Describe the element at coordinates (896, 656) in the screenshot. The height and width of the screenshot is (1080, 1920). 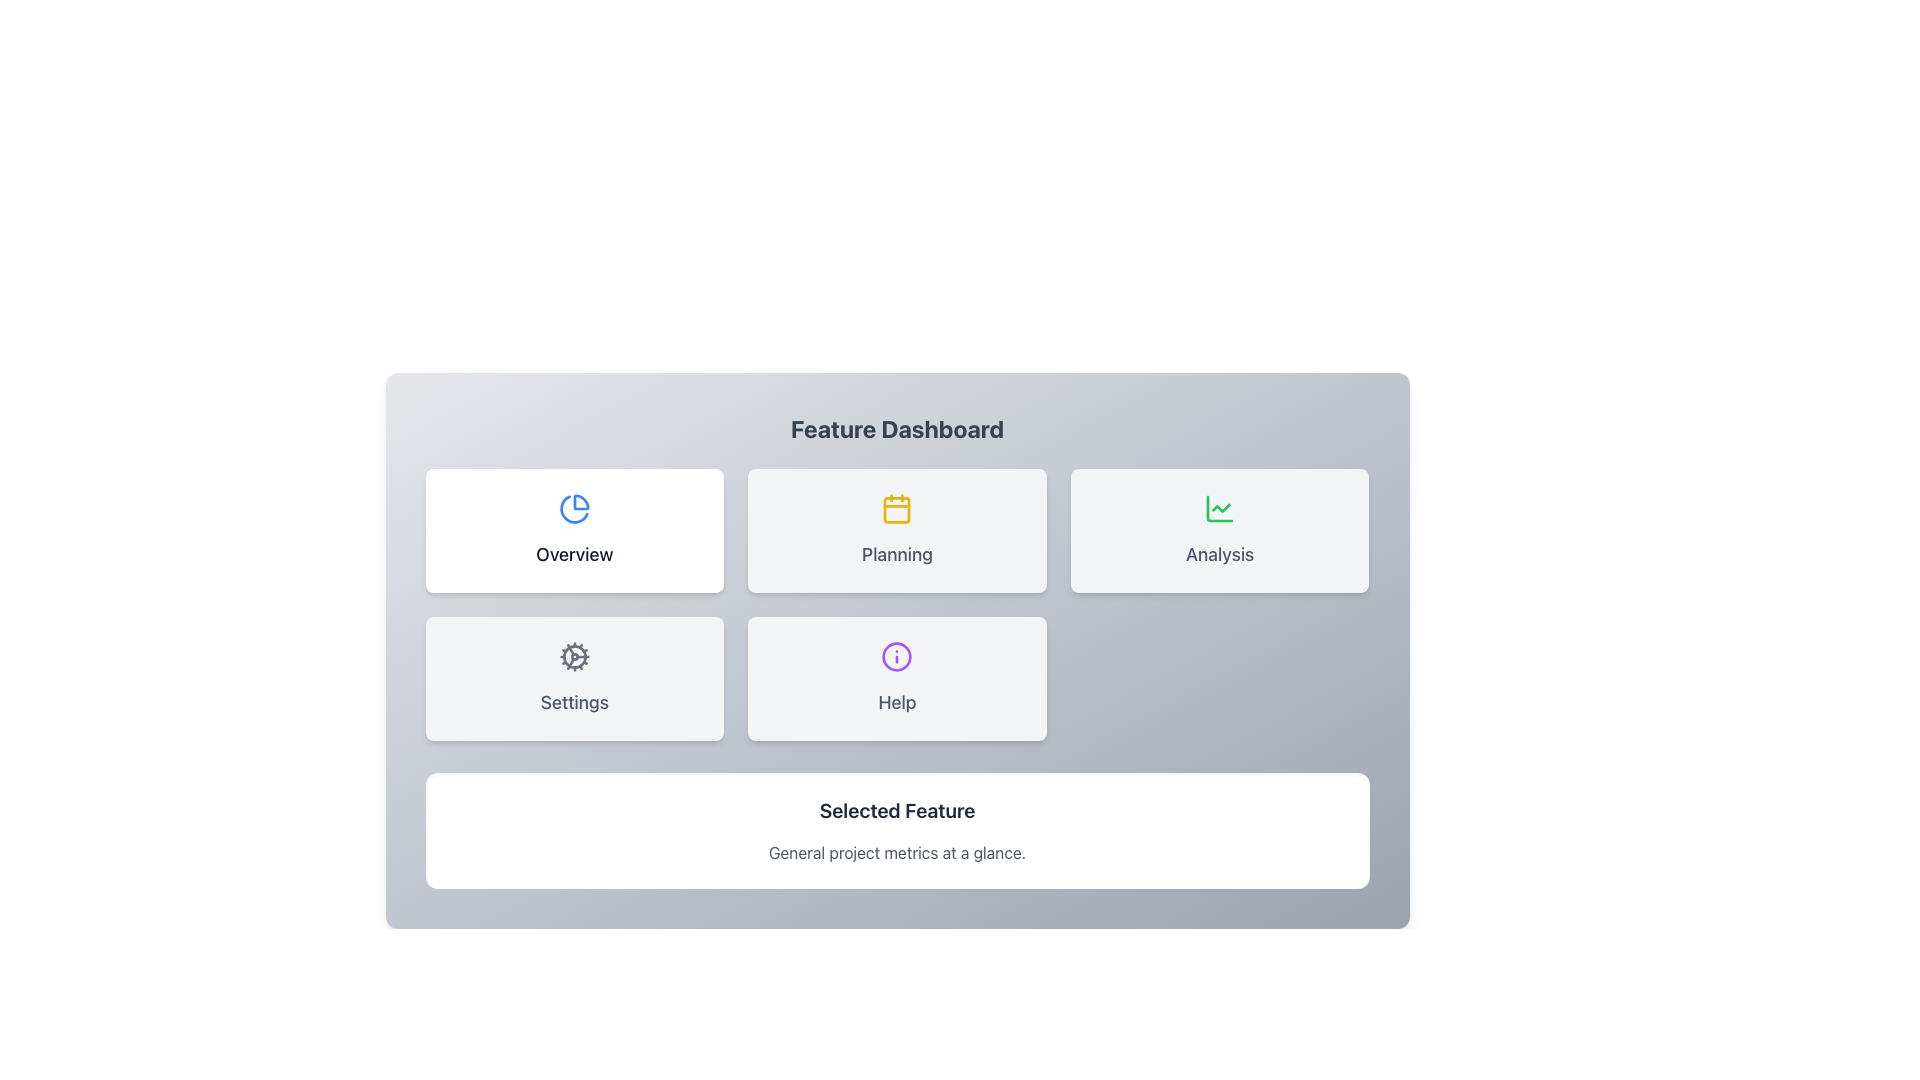
I see `the circular graphical decoration with a bold purple stroke that is part of the 'Help' button located in the bottom-right corner of the dashboard` at that location.